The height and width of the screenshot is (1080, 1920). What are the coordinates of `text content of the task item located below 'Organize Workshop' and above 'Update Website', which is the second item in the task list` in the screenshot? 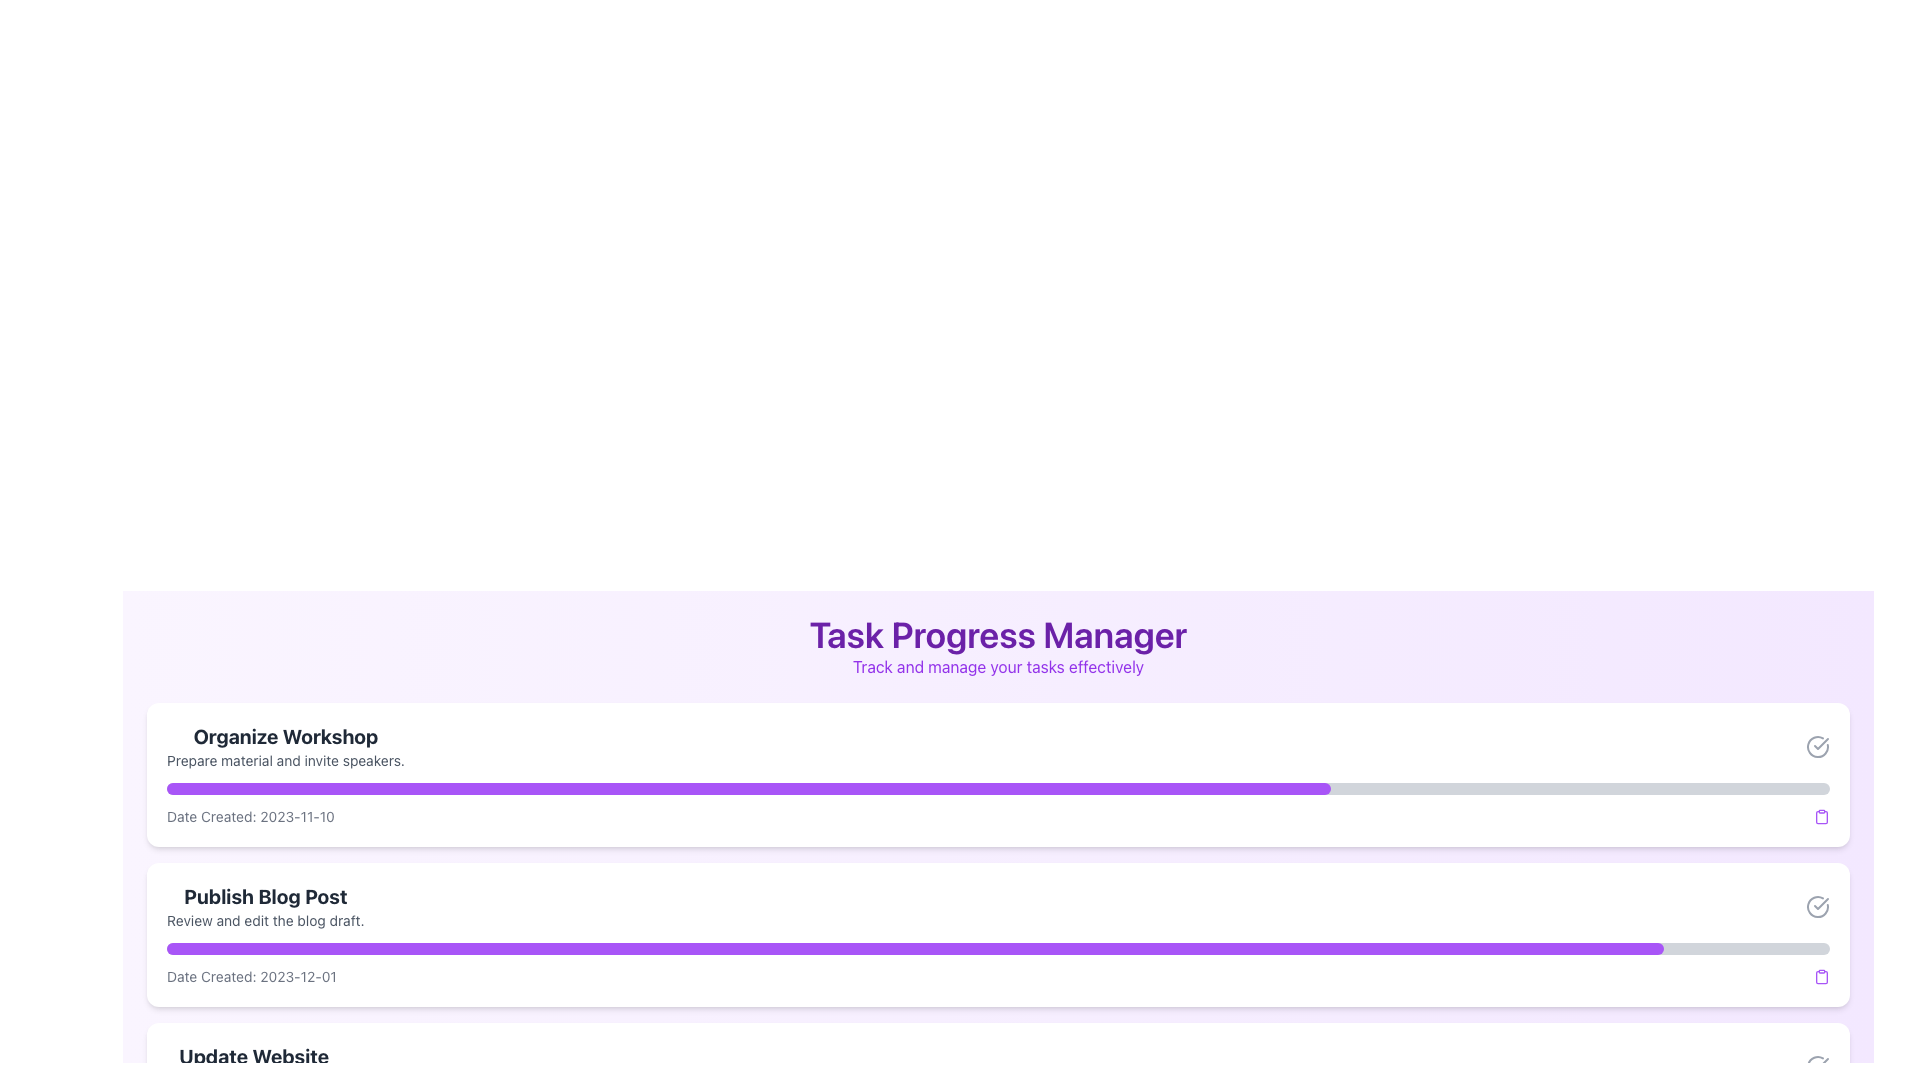 It's located at (264, 906).